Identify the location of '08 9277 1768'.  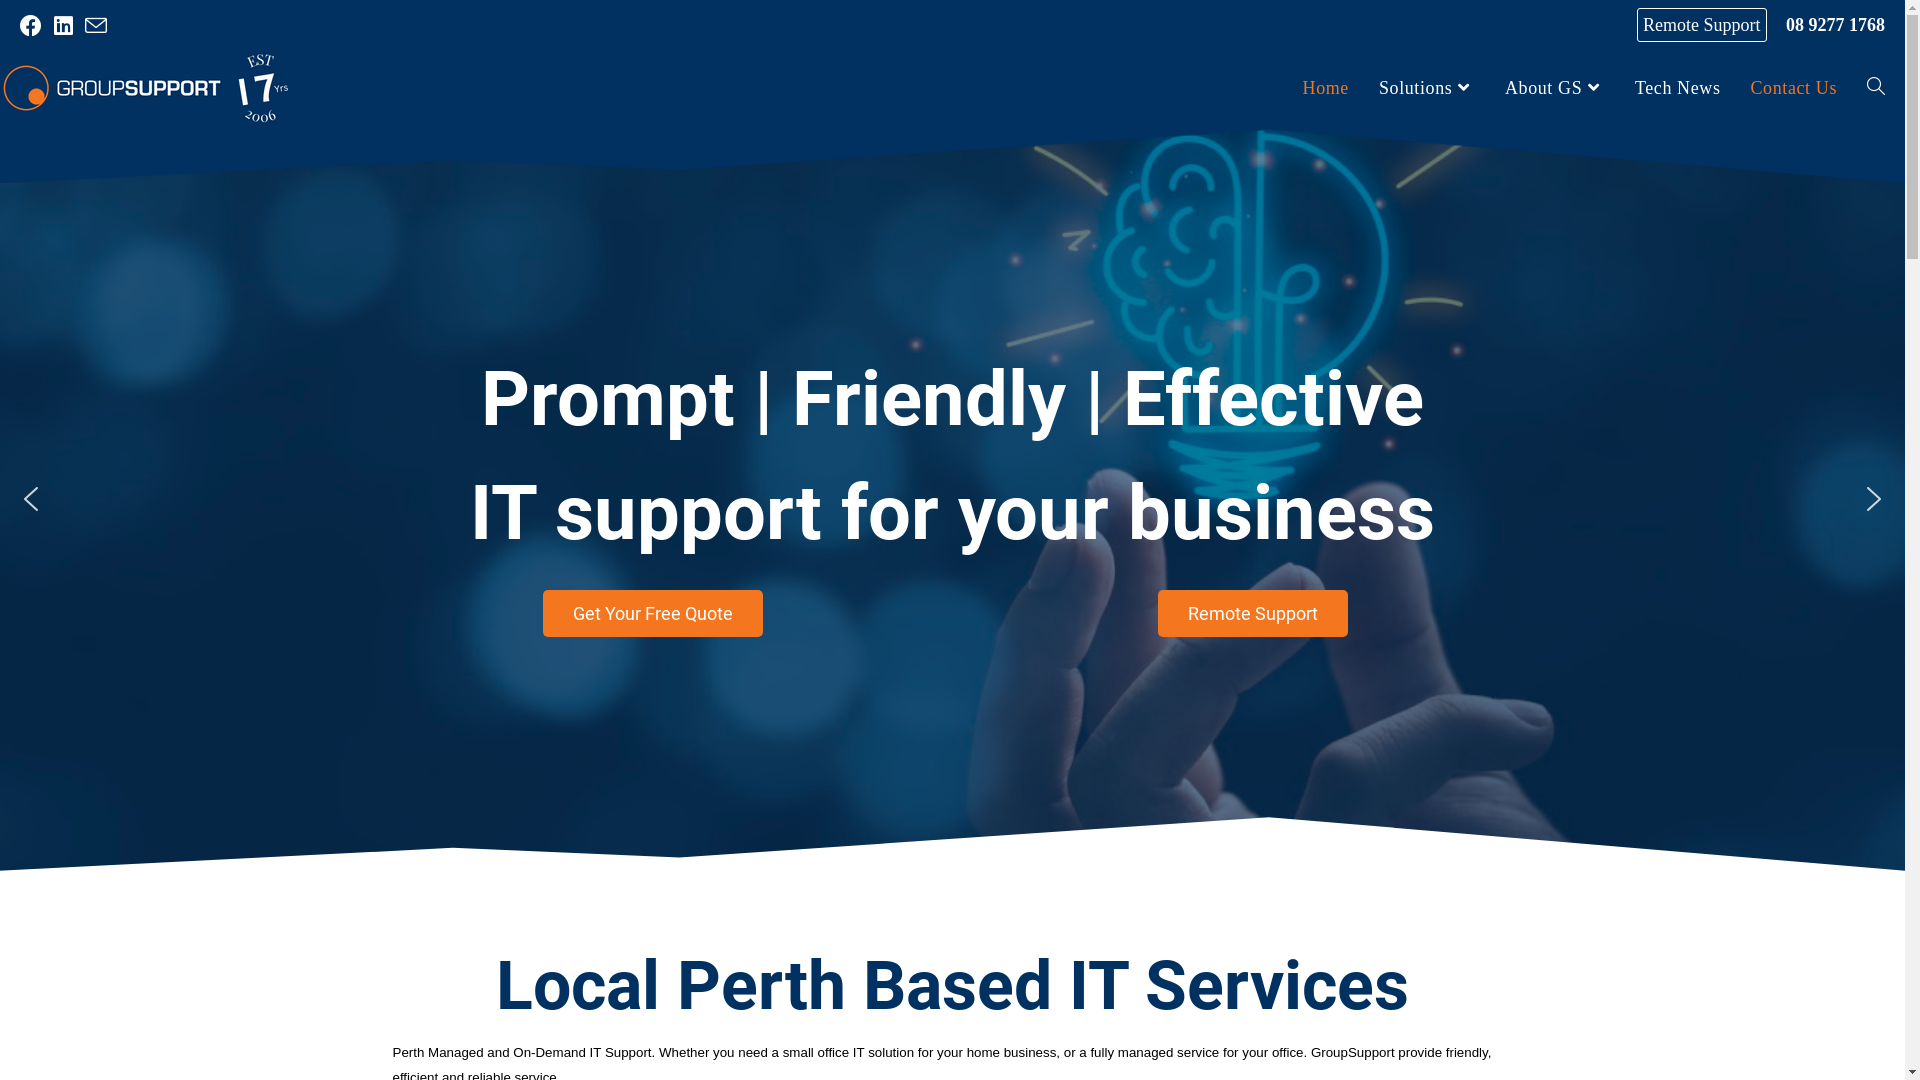
(1835, 24).